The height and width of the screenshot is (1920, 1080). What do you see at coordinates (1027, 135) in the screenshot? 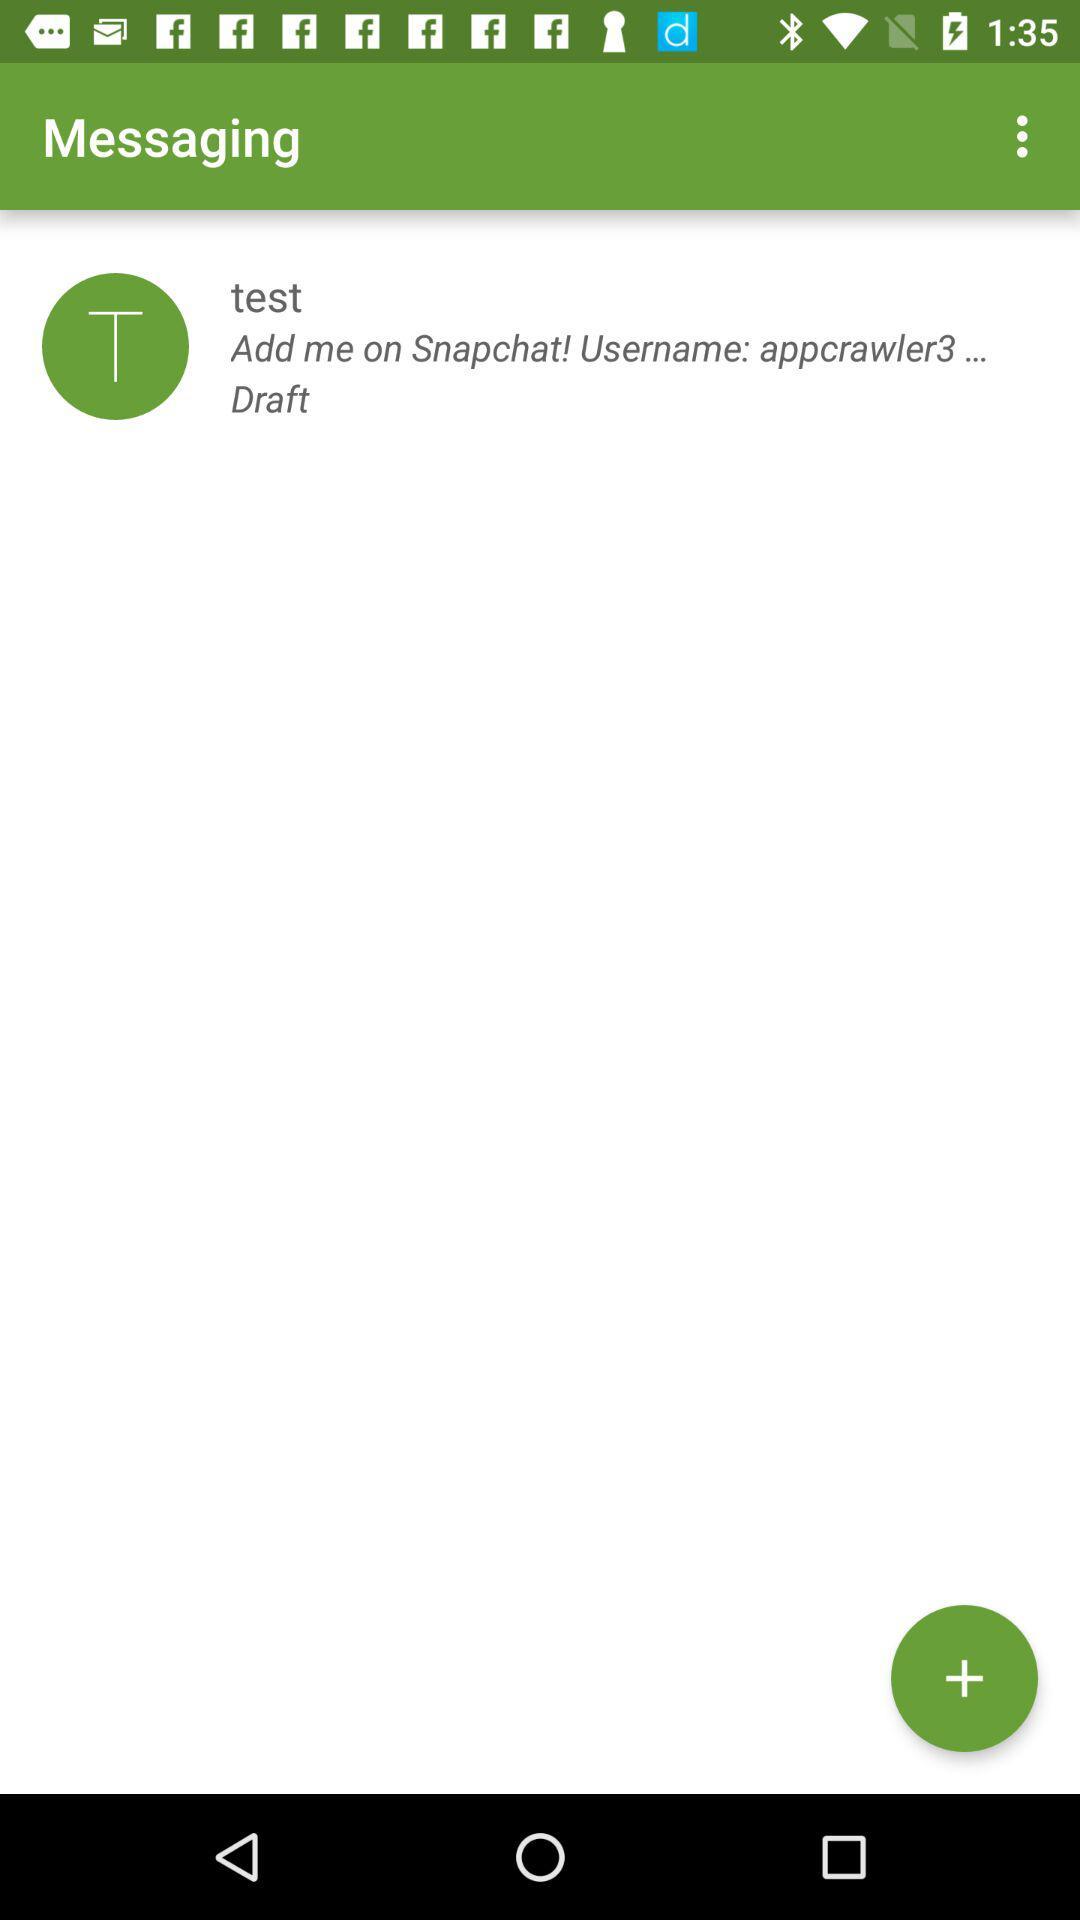
I see `icon next to messaging app` at bounding box center [1027, 135].